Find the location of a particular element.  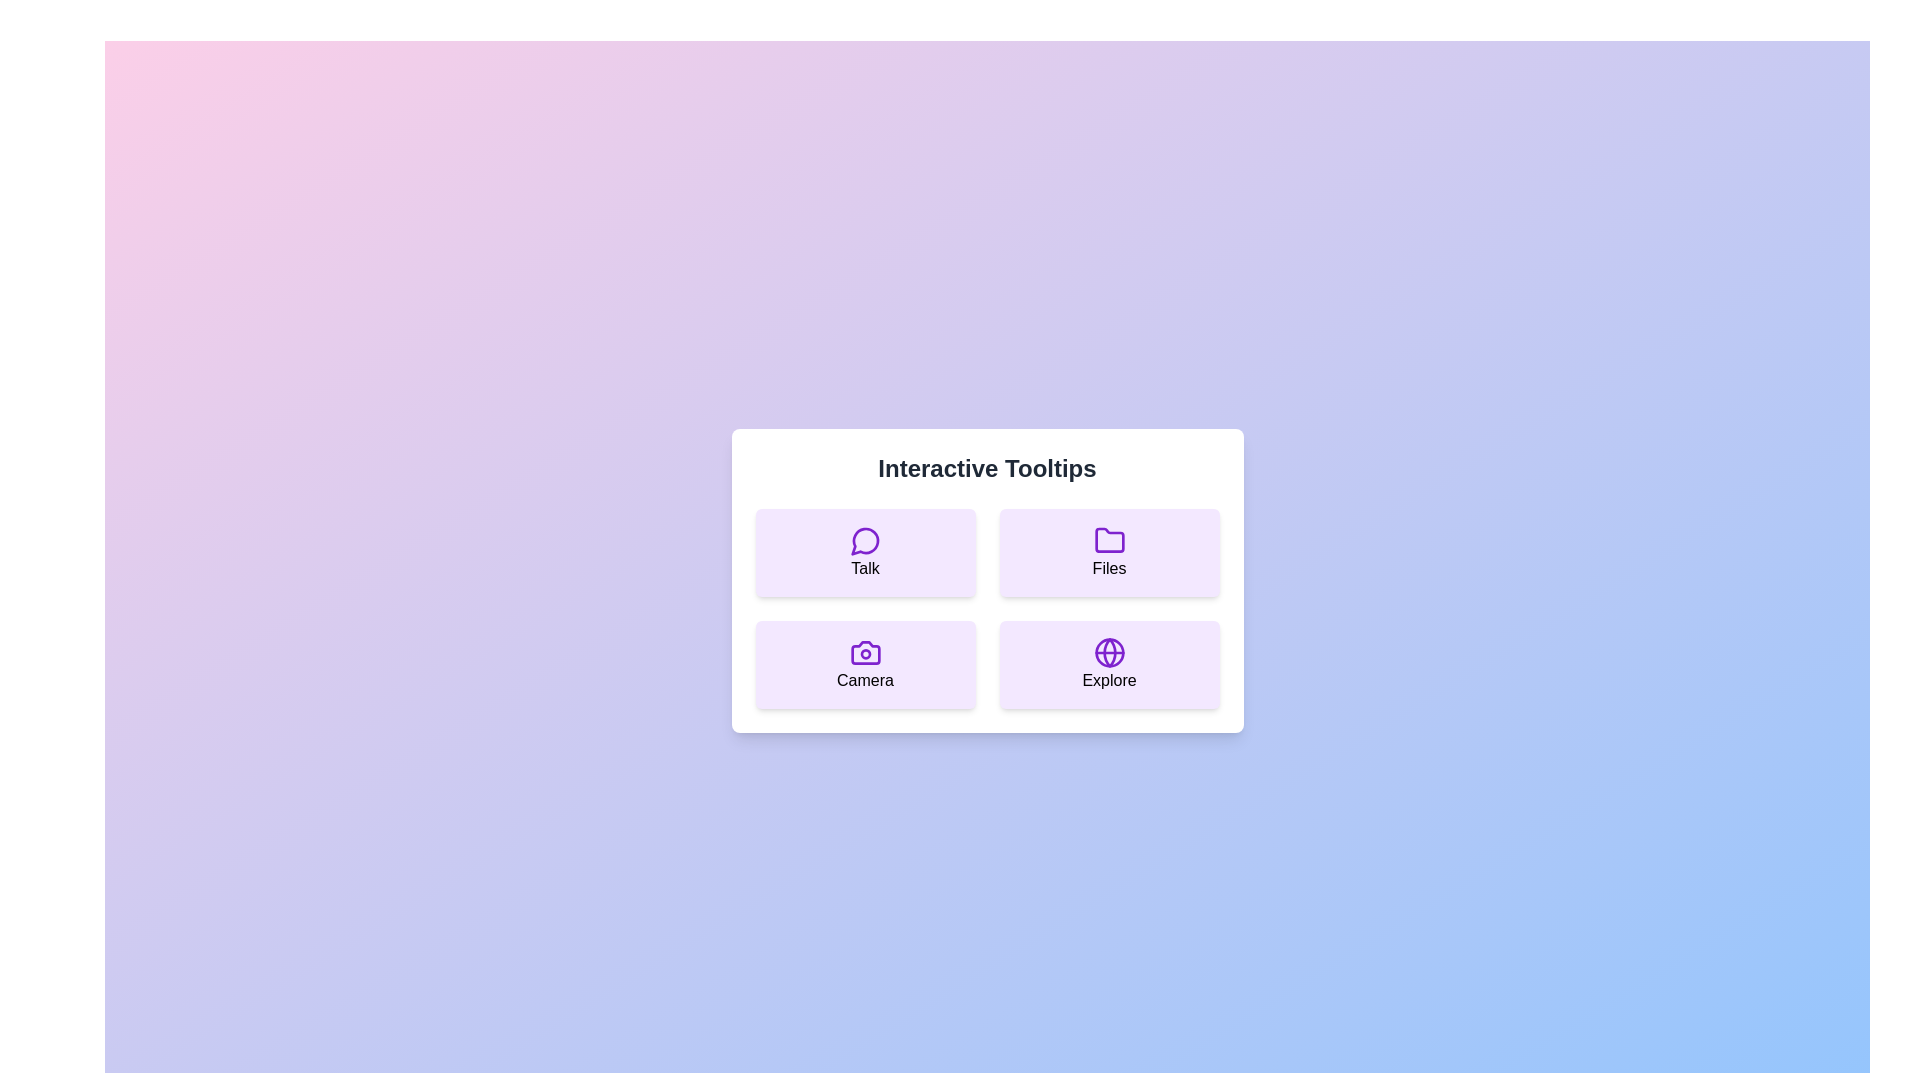

the 'Camera' icon located in the bottom-left quadrant of the grid is located at coordinates (865, 652).